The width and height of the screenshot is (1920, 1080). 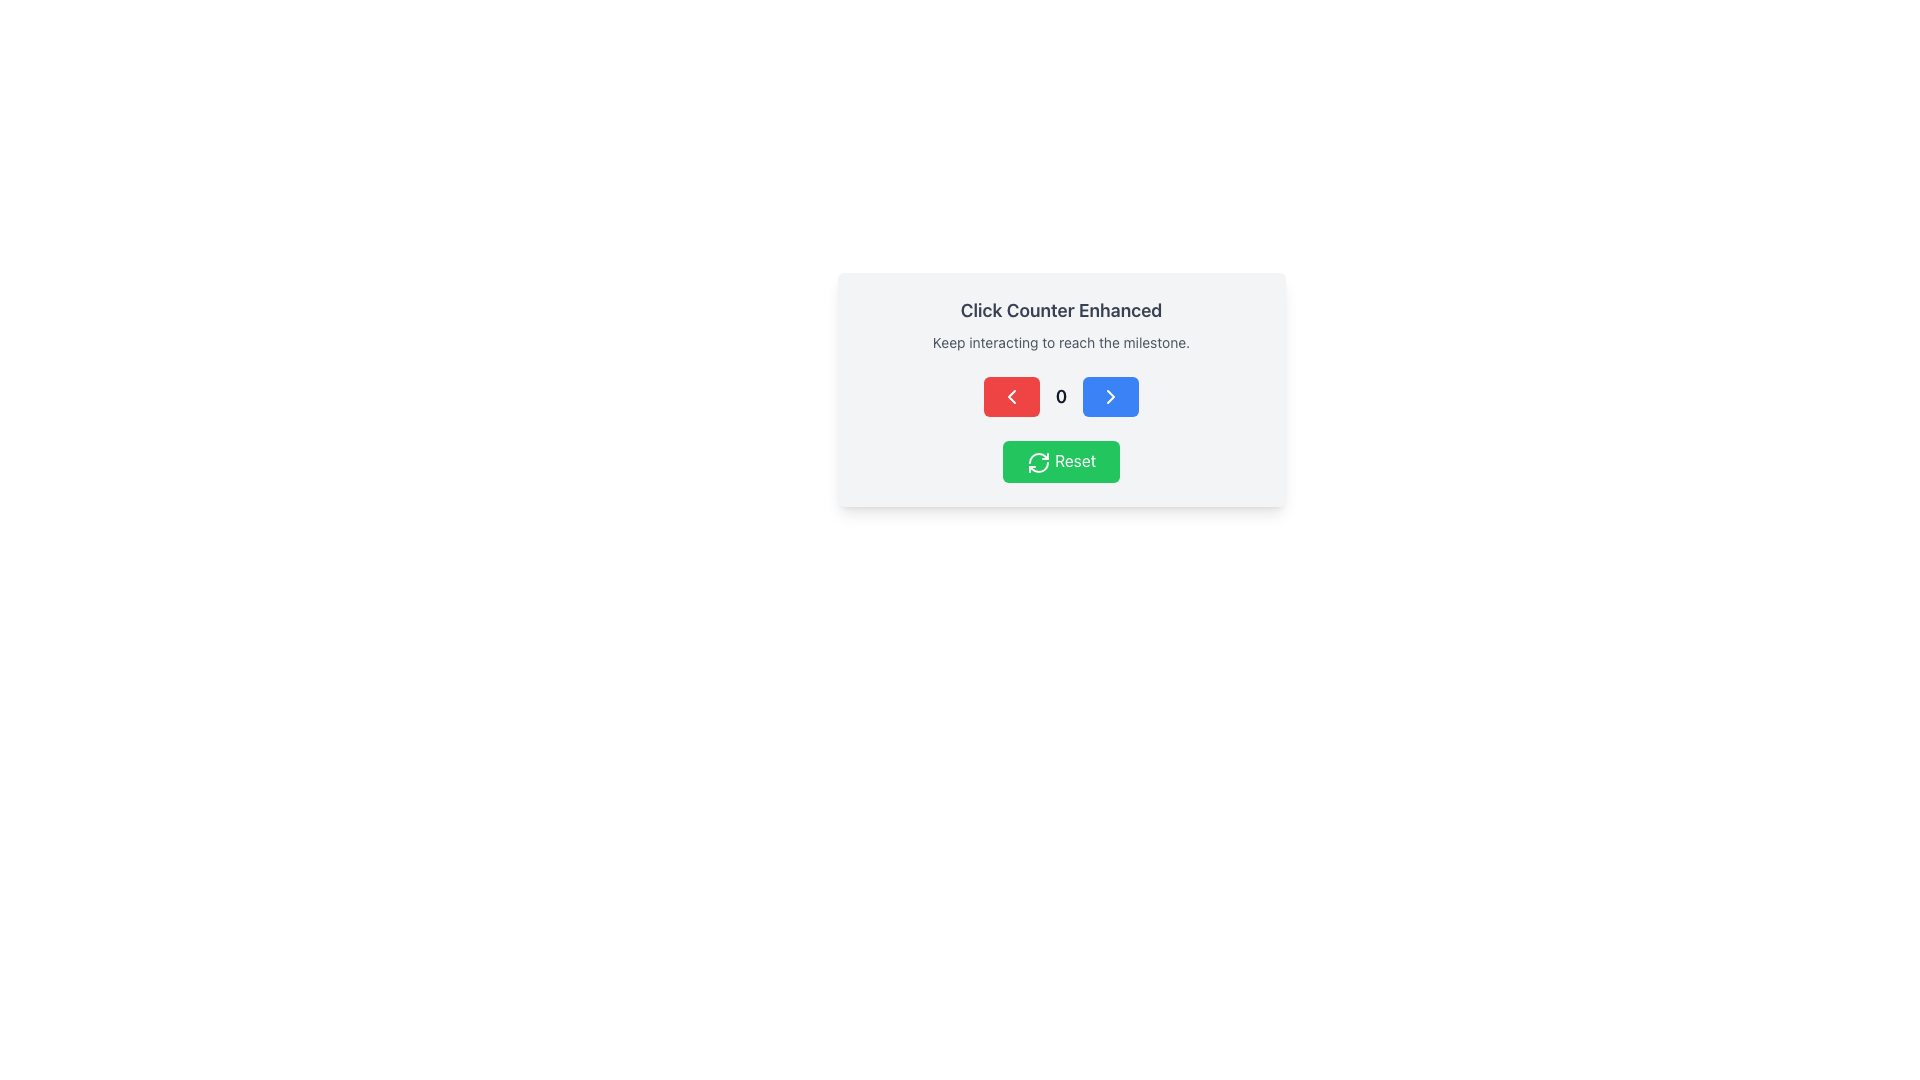 What do you see at coordinates (1110, 397) in the screenshot?
I see `the 'Next' icon on the blue rectangular button to increment the displayed counter` at bounding box center [1110, 397].